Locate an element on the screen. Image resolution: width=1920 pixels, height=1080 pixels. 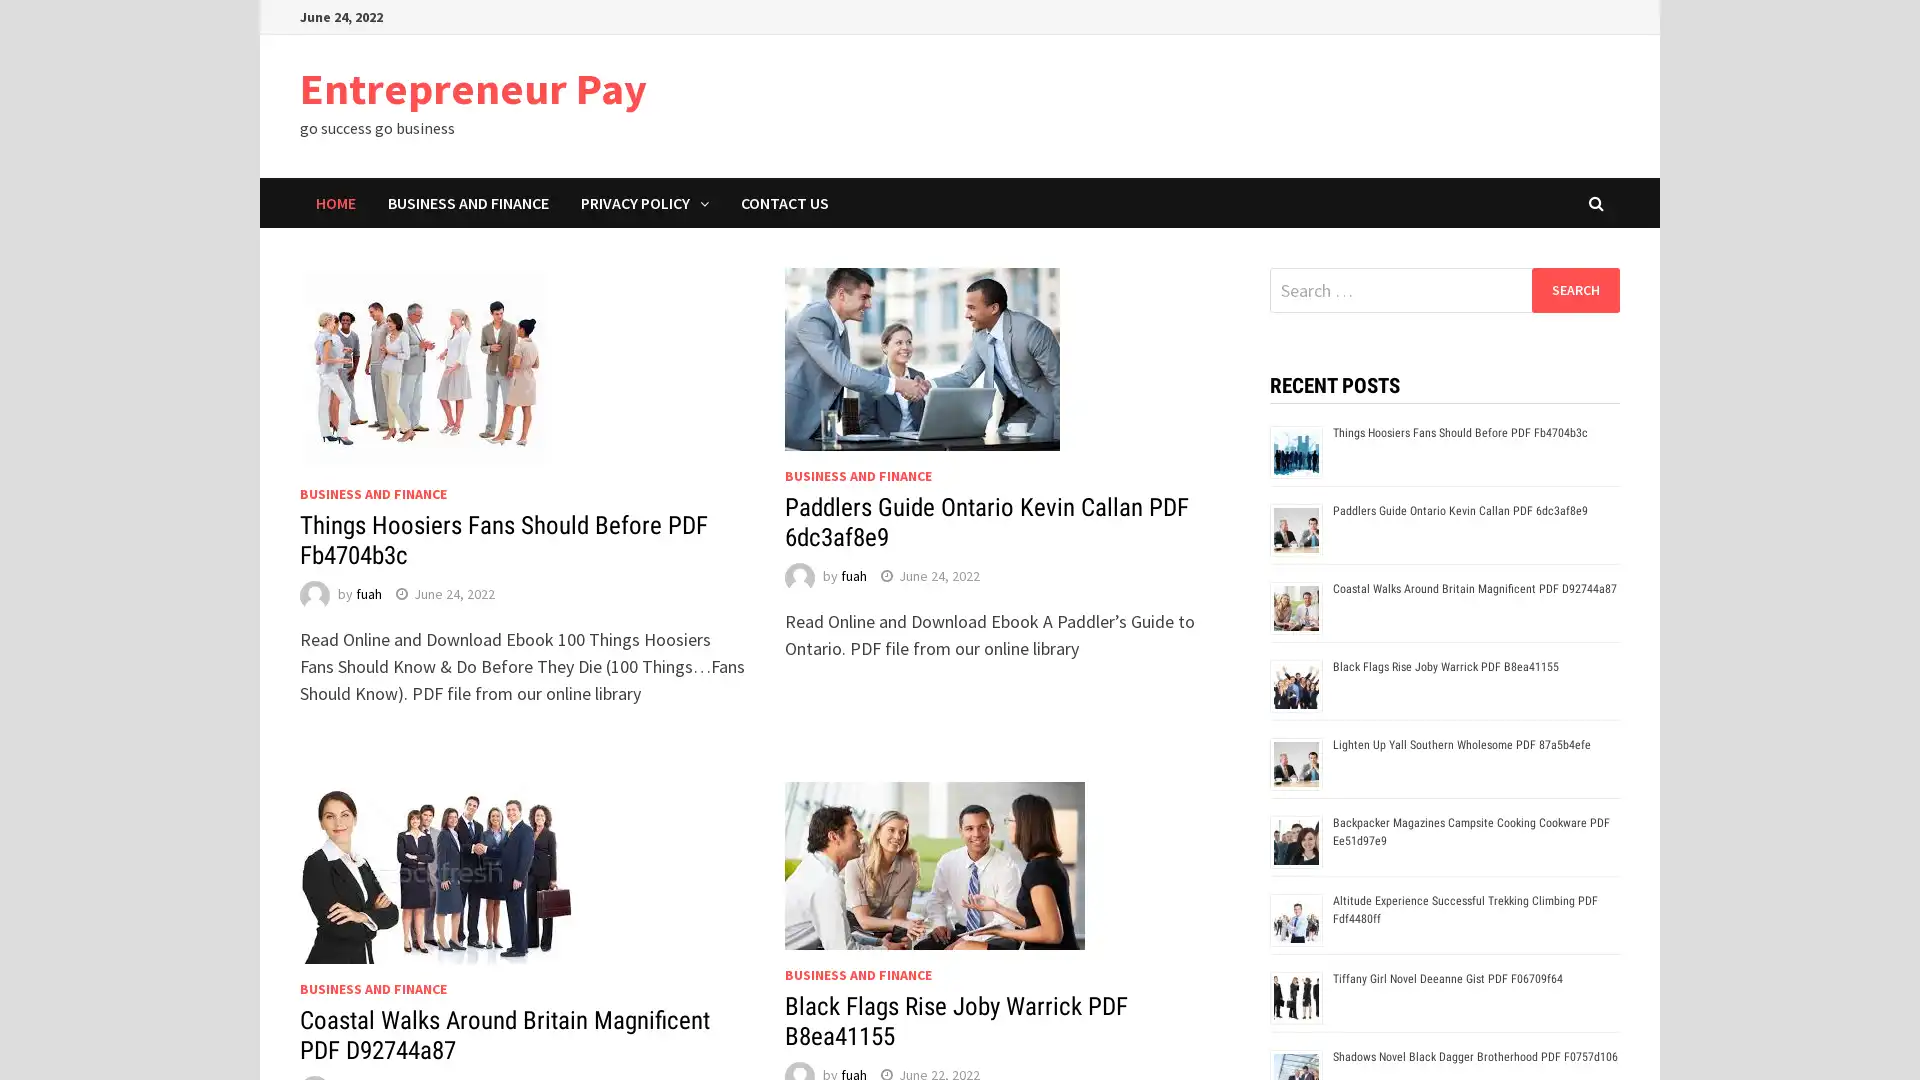
Search is located at coordinates (1574, 289).